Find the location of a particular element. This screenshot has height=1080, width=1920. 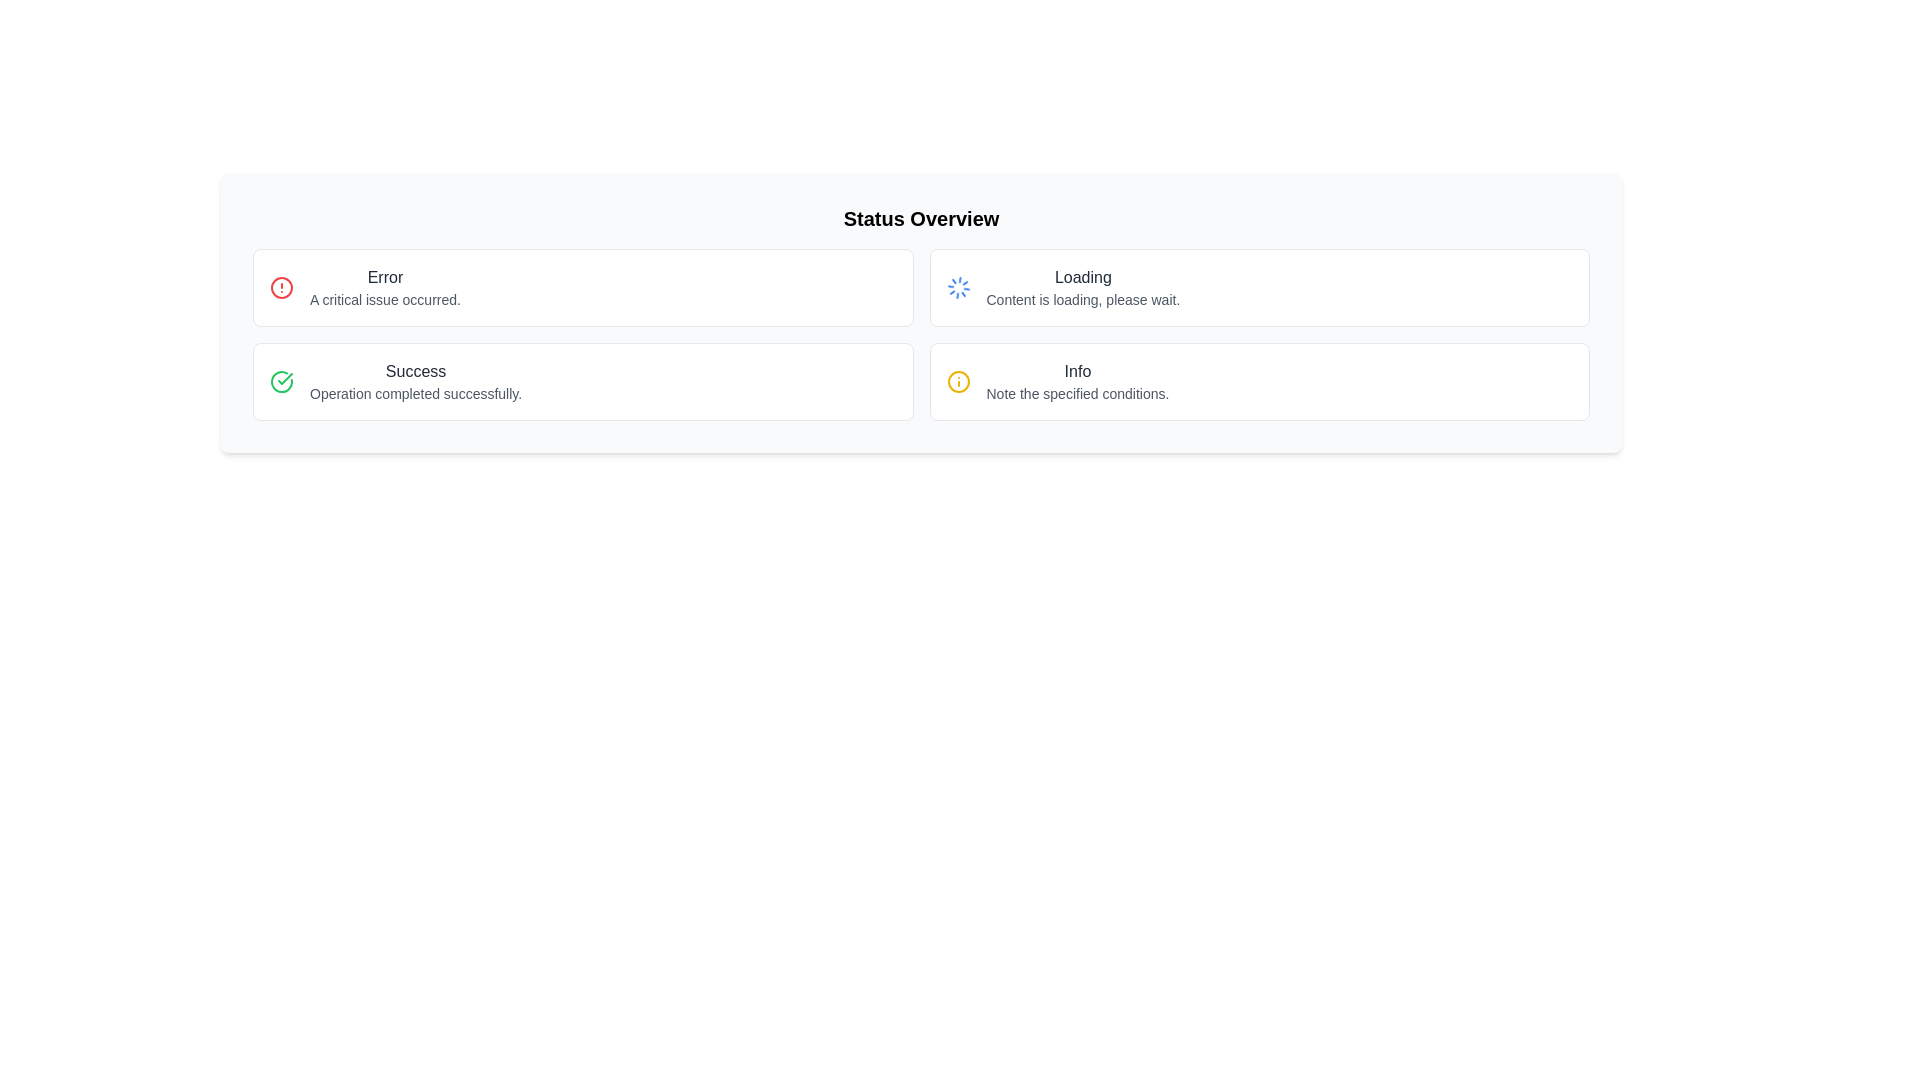

the TextBlock displaying 'Info' with the description 'Note the specified conditions.' located in the bottom-right card of the grid is located at coordinates (1076, 381).